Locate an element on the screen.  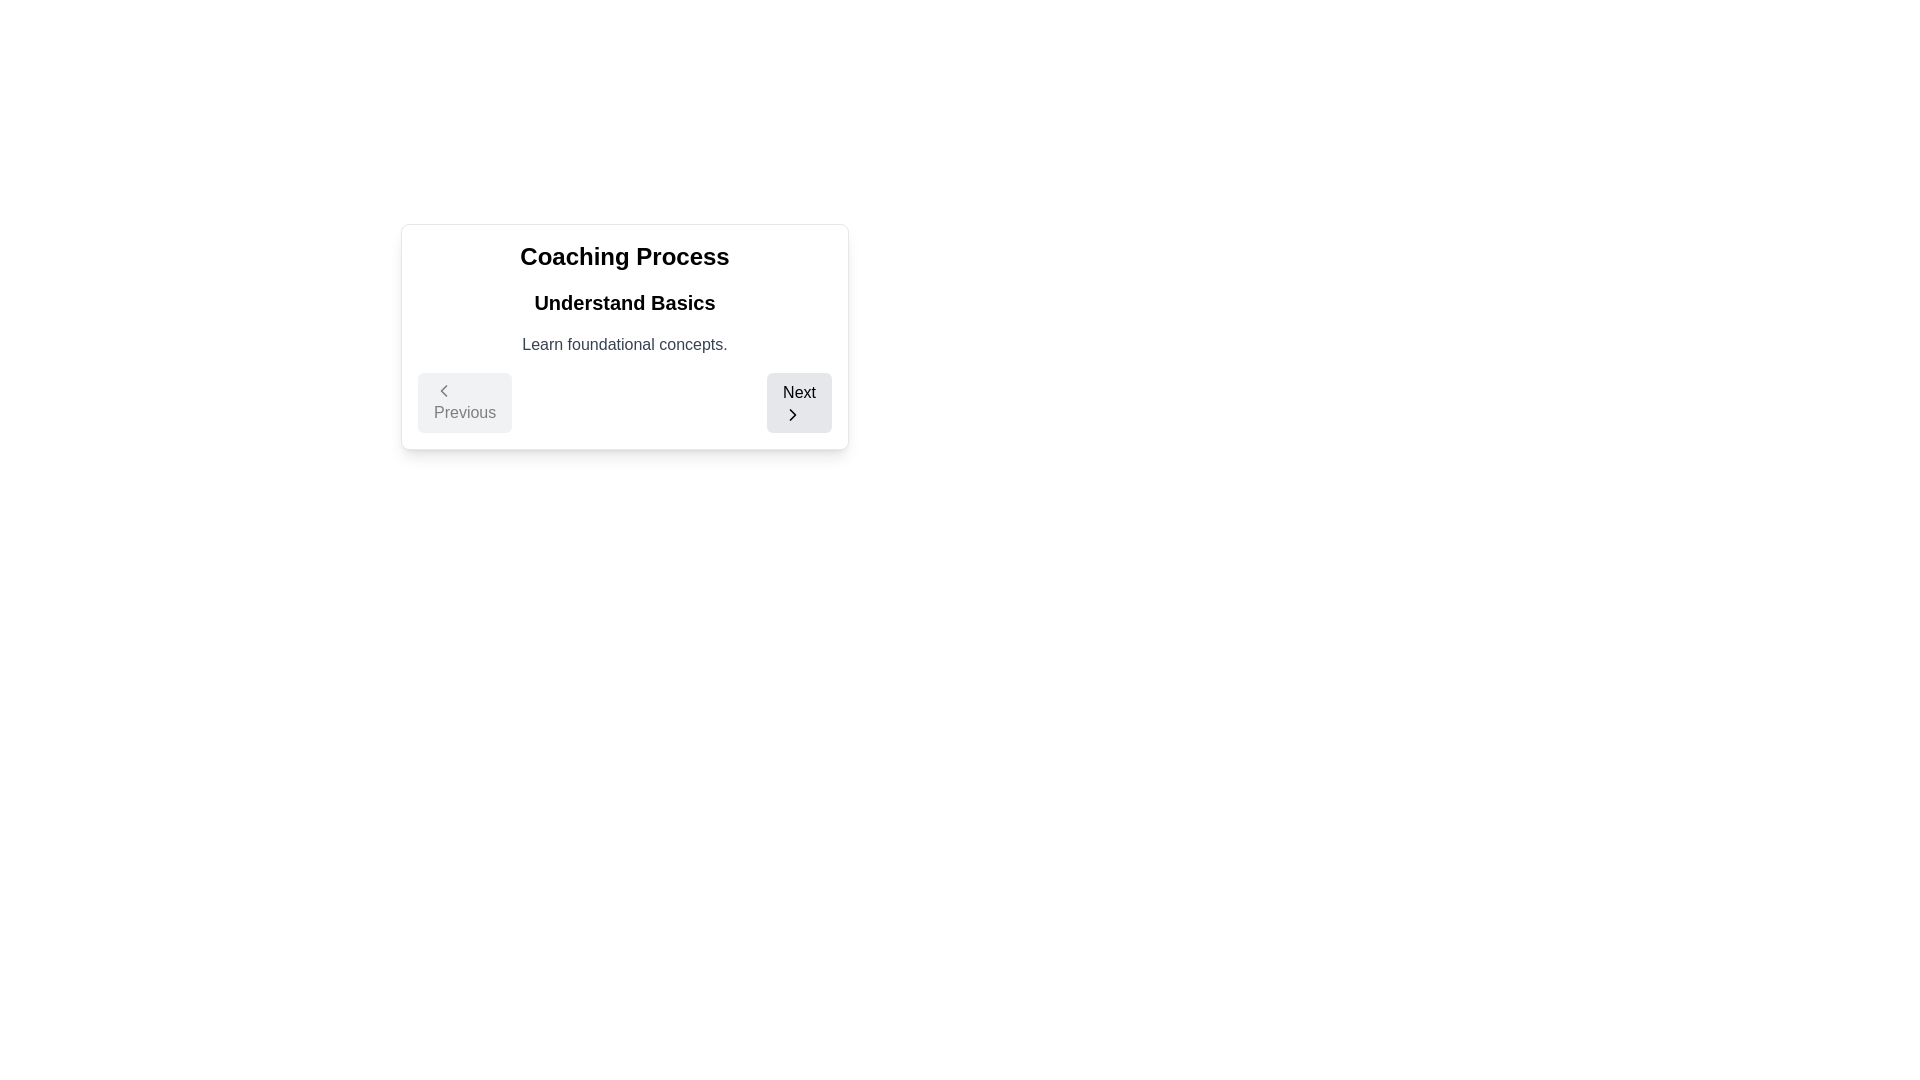
the navigation button located on the far left of the horizontal layout is located at coordinates (464, 402).